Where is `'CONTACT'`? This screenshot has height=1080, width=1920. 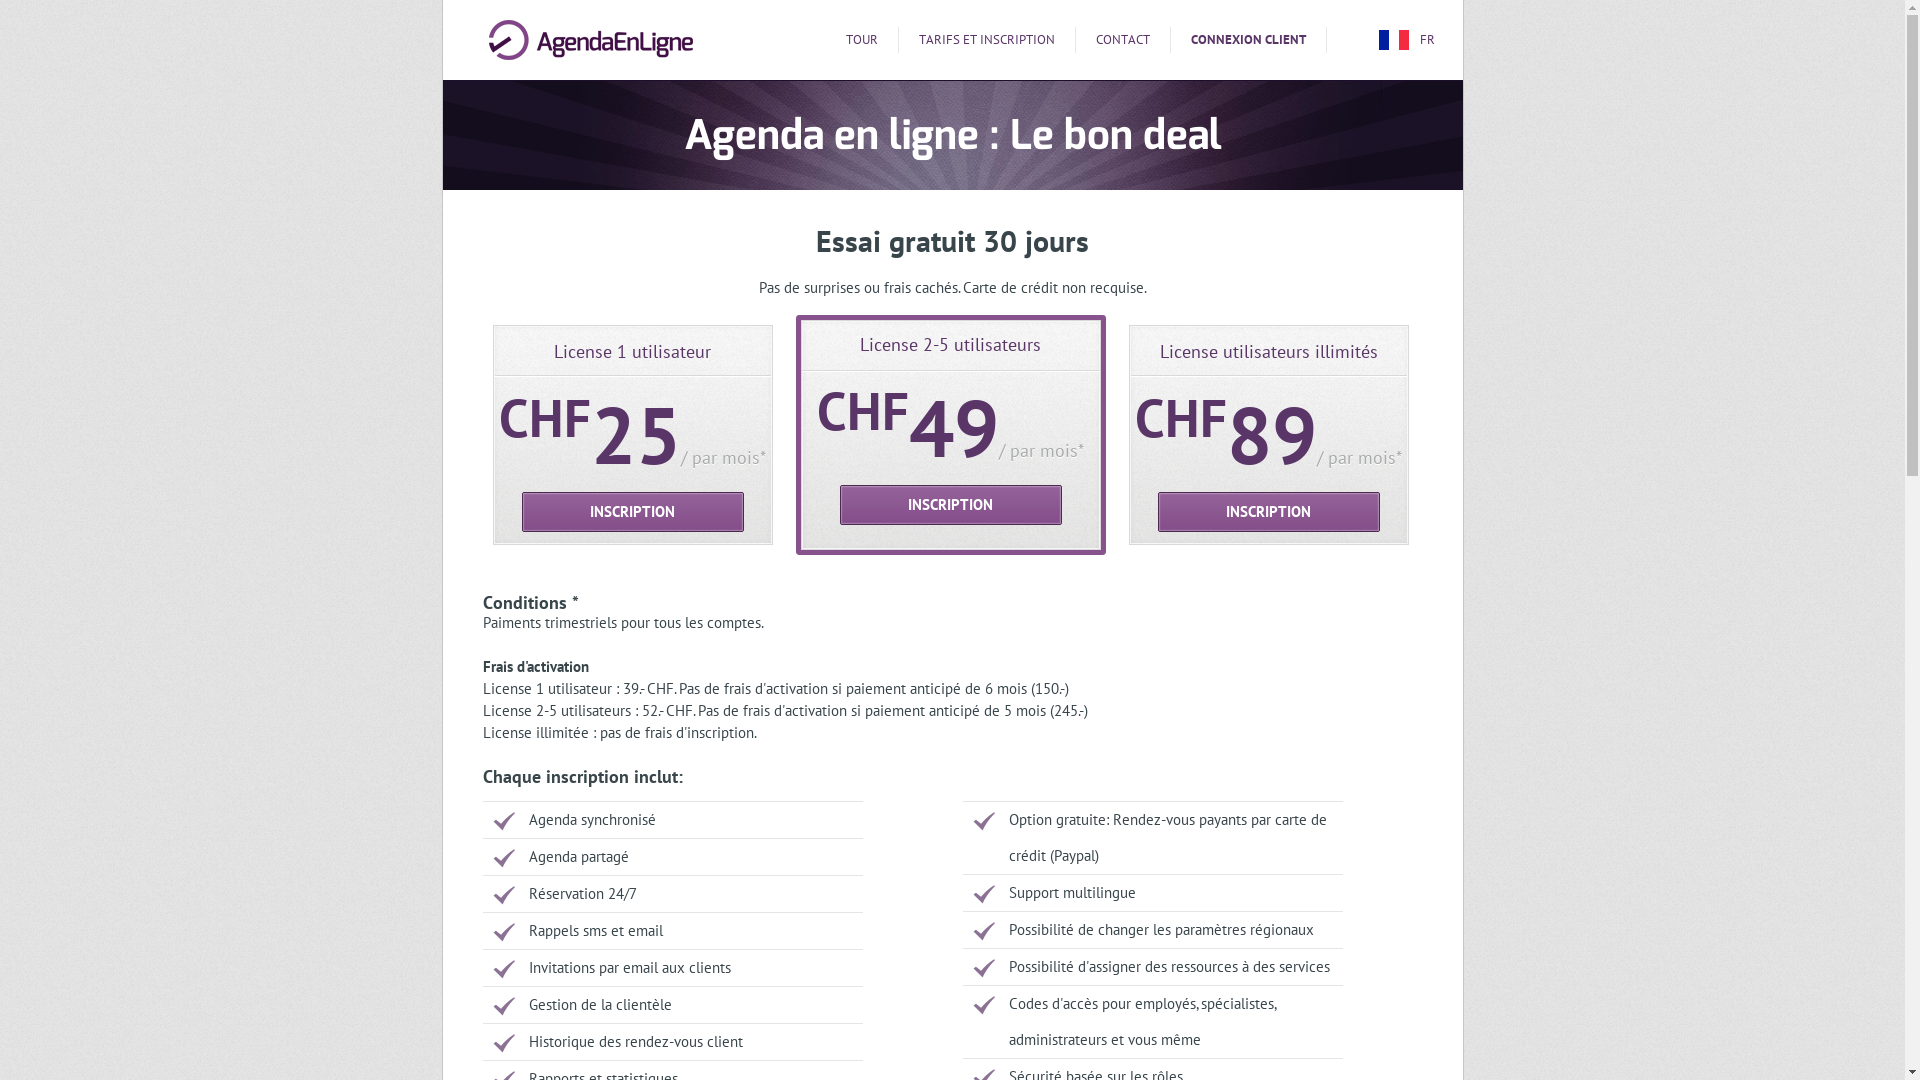 'CONTACT' is located at coordinates (1123, 39).